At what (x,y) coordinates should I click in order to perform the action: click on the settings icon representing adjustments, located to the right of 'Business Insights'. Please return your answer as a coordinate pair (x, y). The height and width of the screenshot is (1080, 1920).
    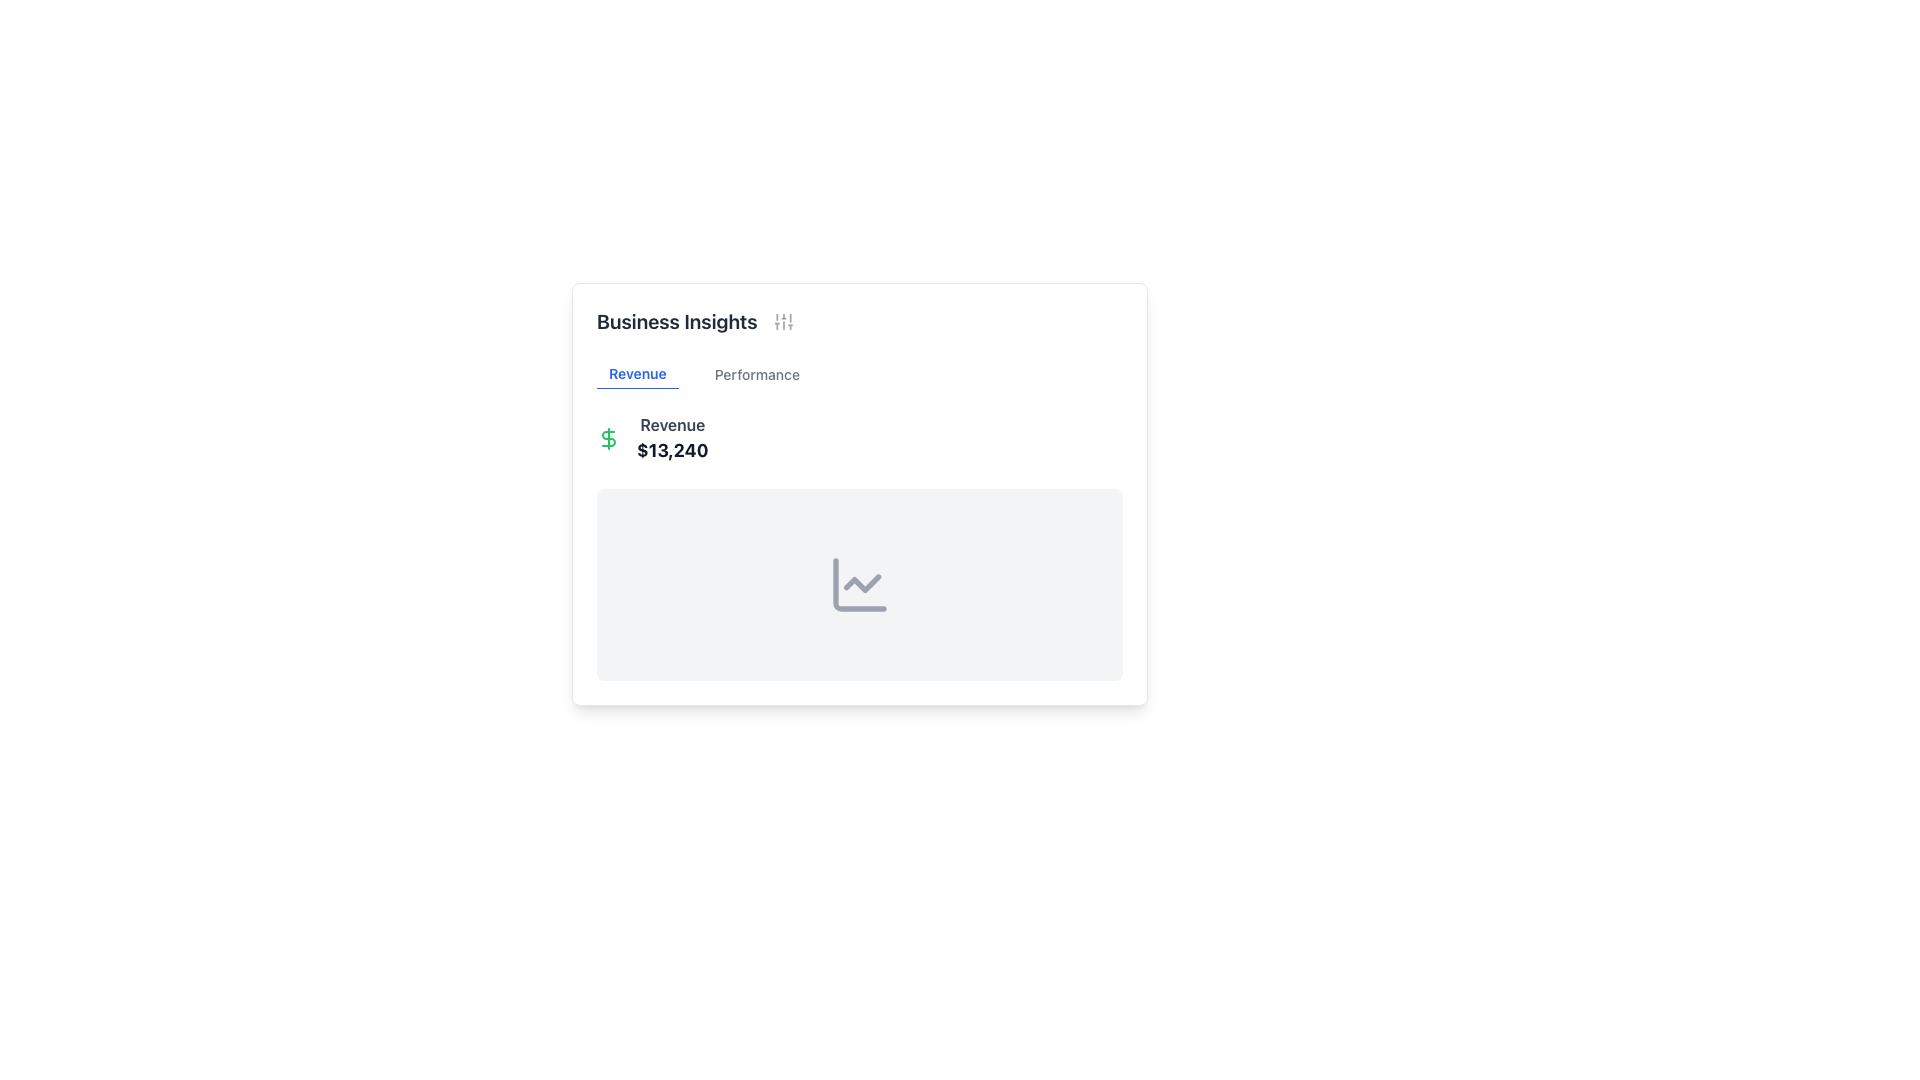
    Looking at the image, I should click on (782, 320).